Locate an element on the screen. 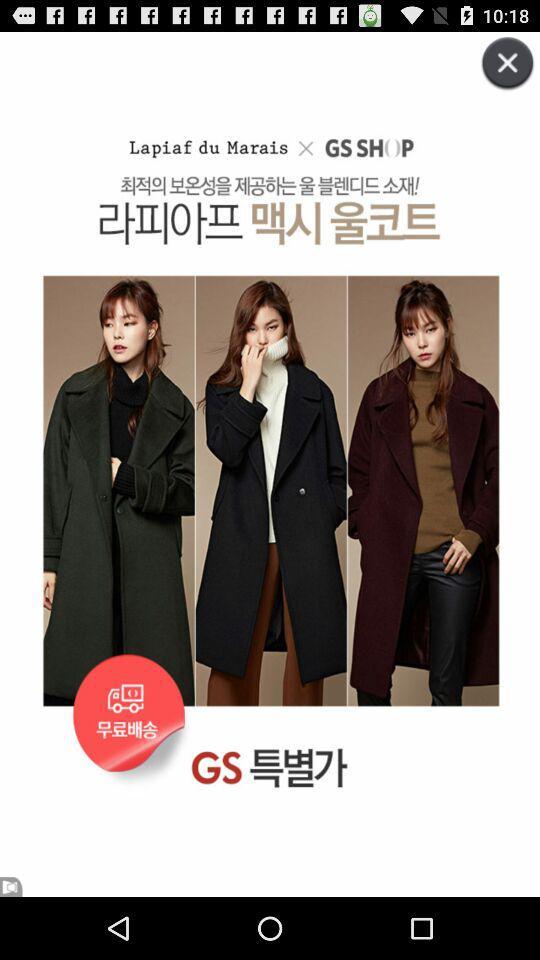  the close icon is located at coordinates (496, 79).